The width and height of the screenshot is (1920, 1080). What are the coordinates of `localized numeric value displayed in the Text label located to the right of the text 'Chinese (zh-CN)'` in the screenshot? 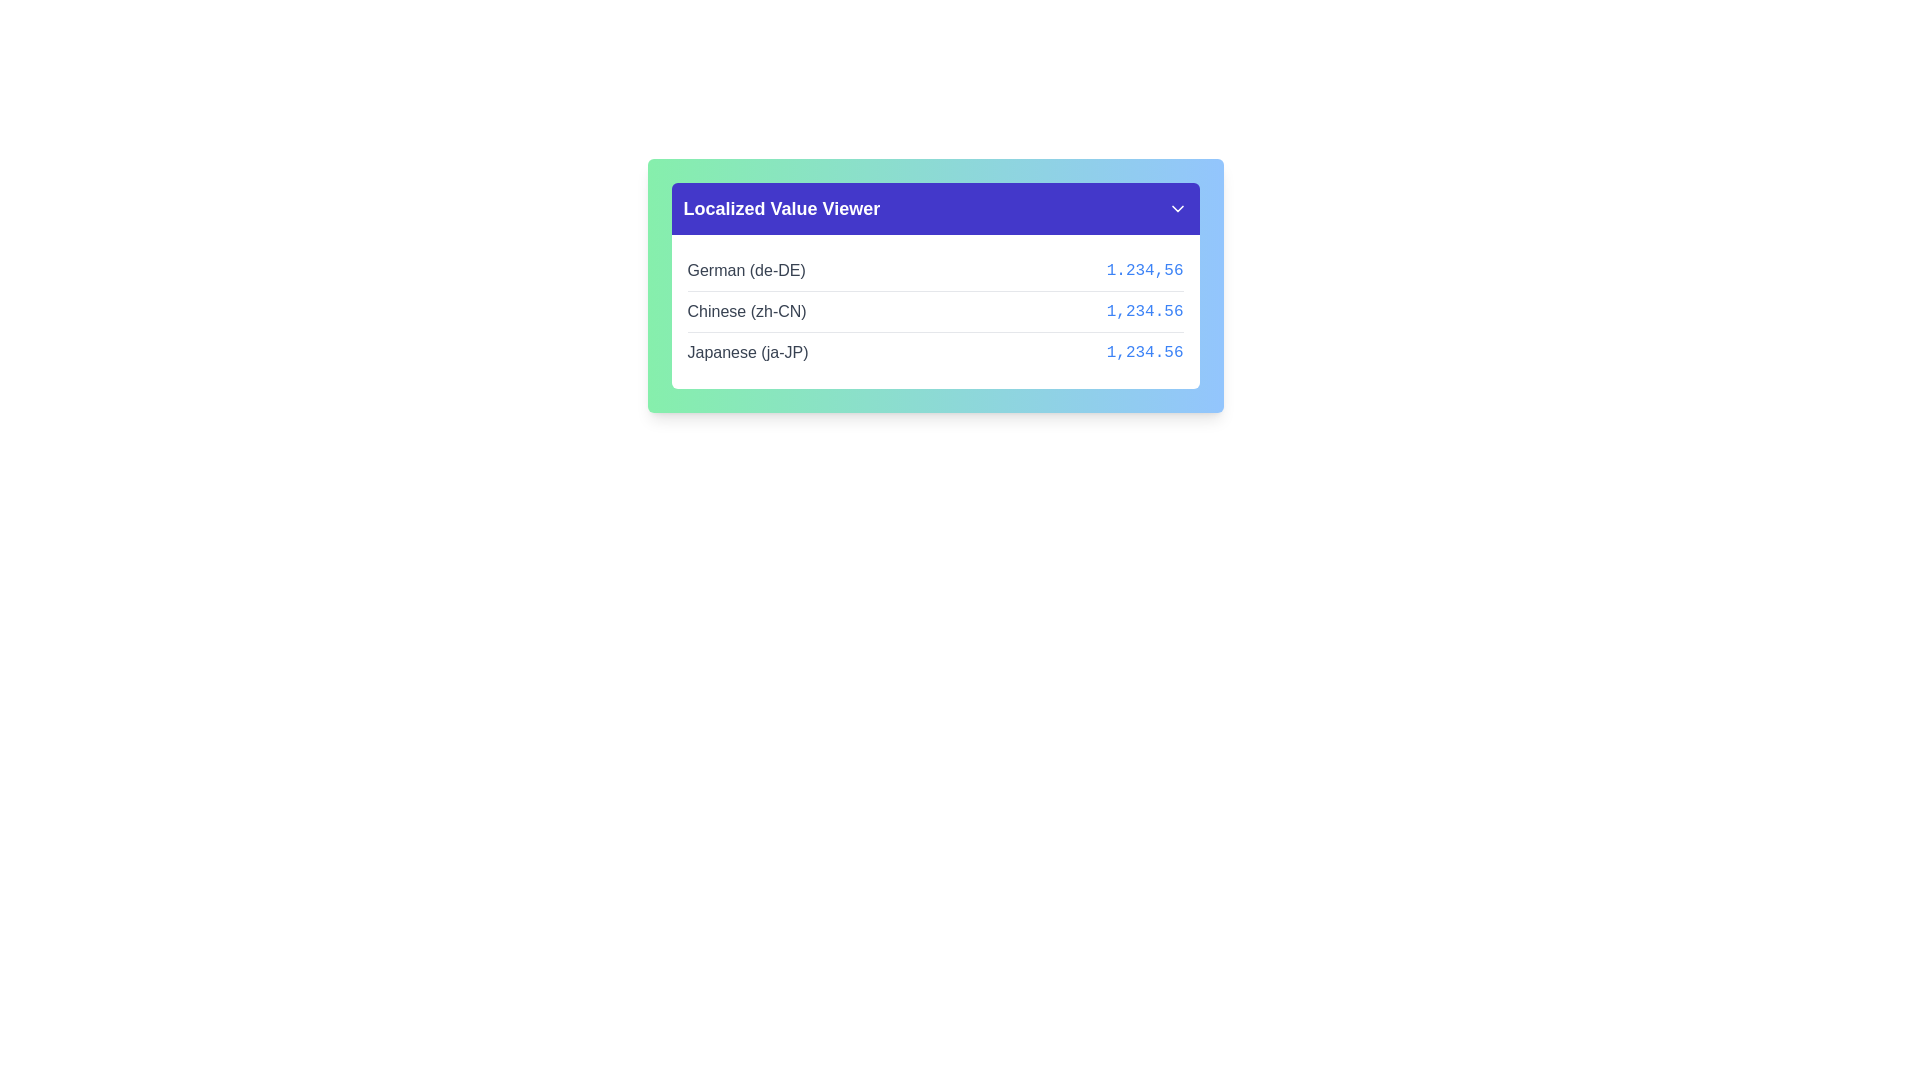 It's located at (1145, 312).